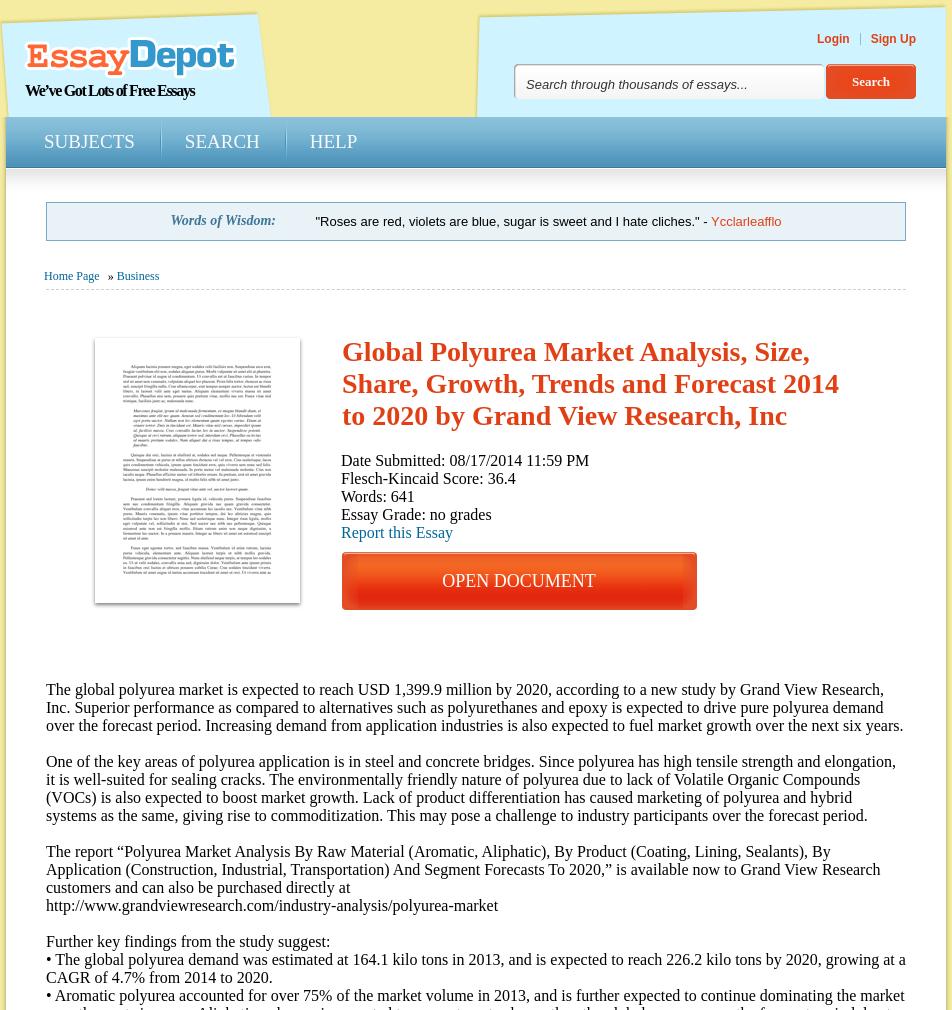 This screenshot has width=952, height=1010. Describe the element at coordinates (341, 531) in the screenshot. I see `'Report this Essay'` at that location.